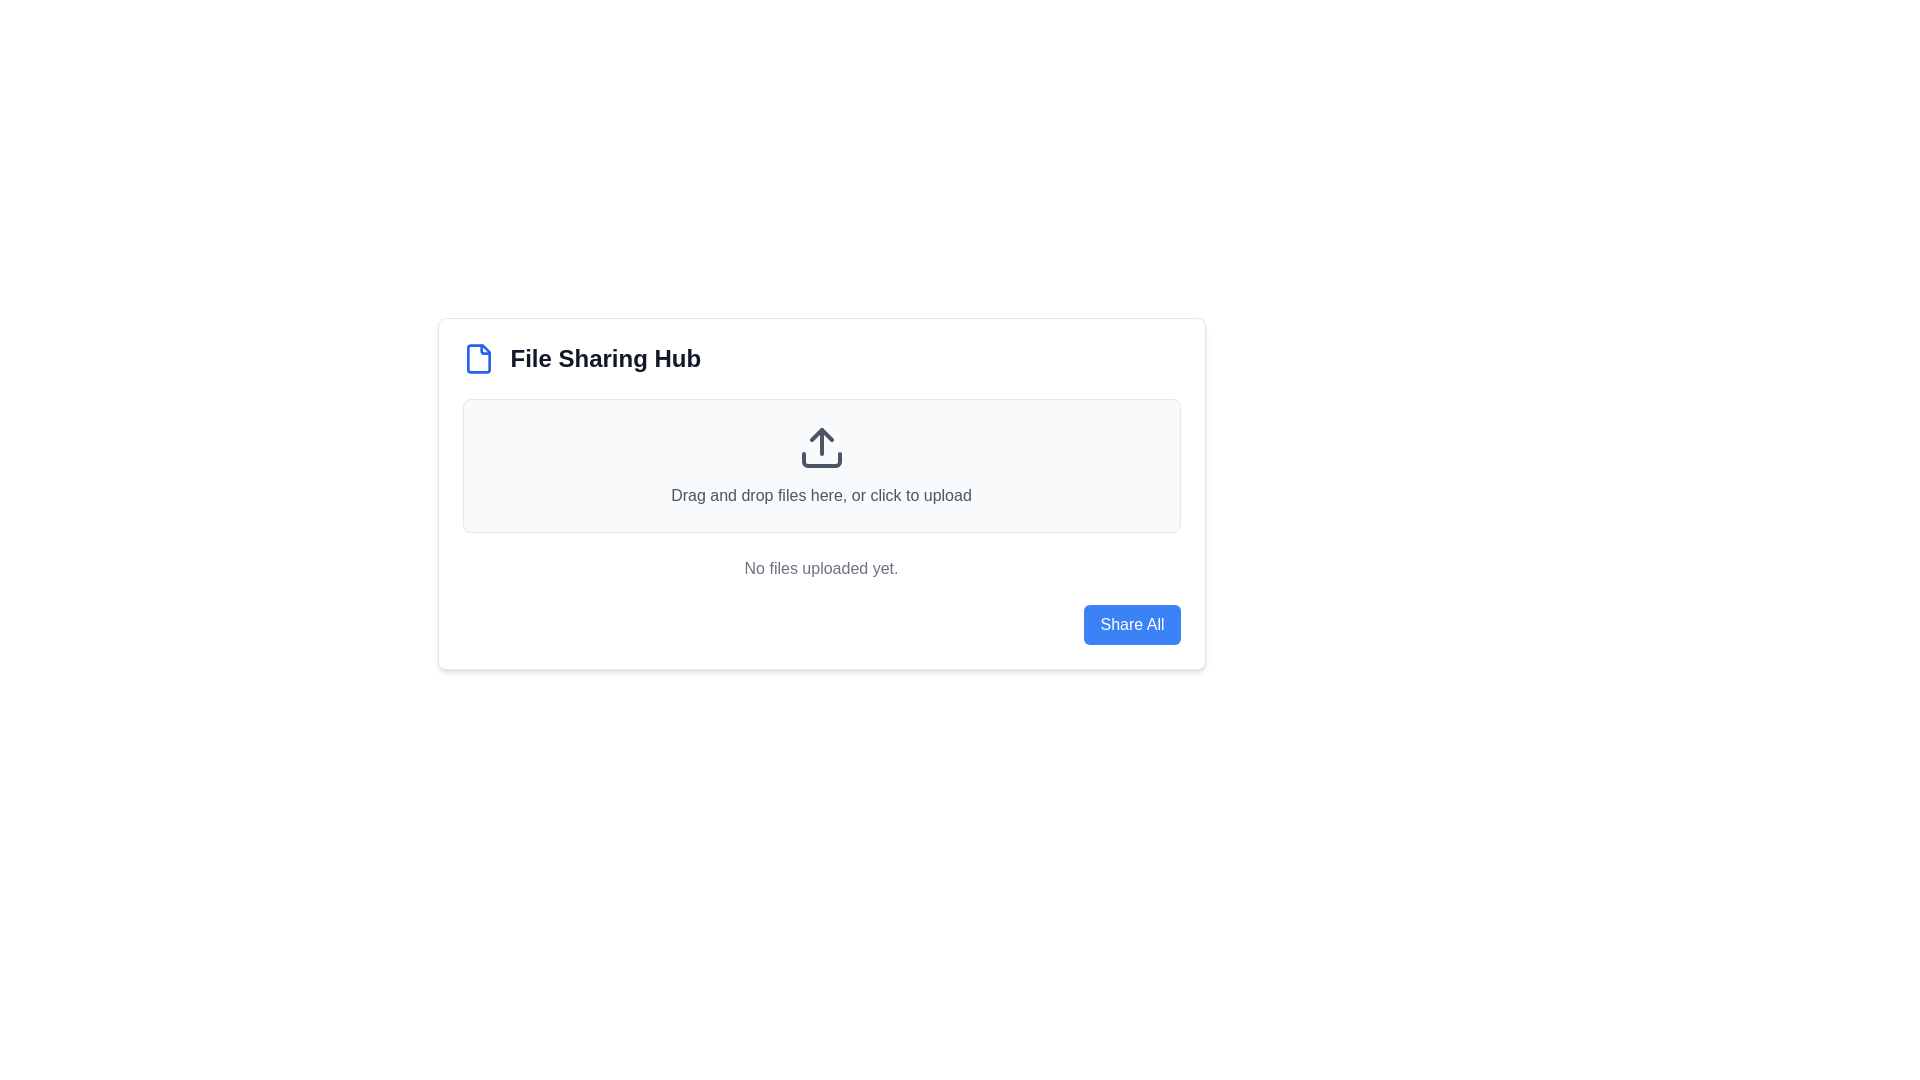 The height and width of the screenshot is (1080, 1920). What do you see at coordinates (821, 466) in the screenshot?
I see `the File upload drag-and-drop area` at bounding box center [821, 466].